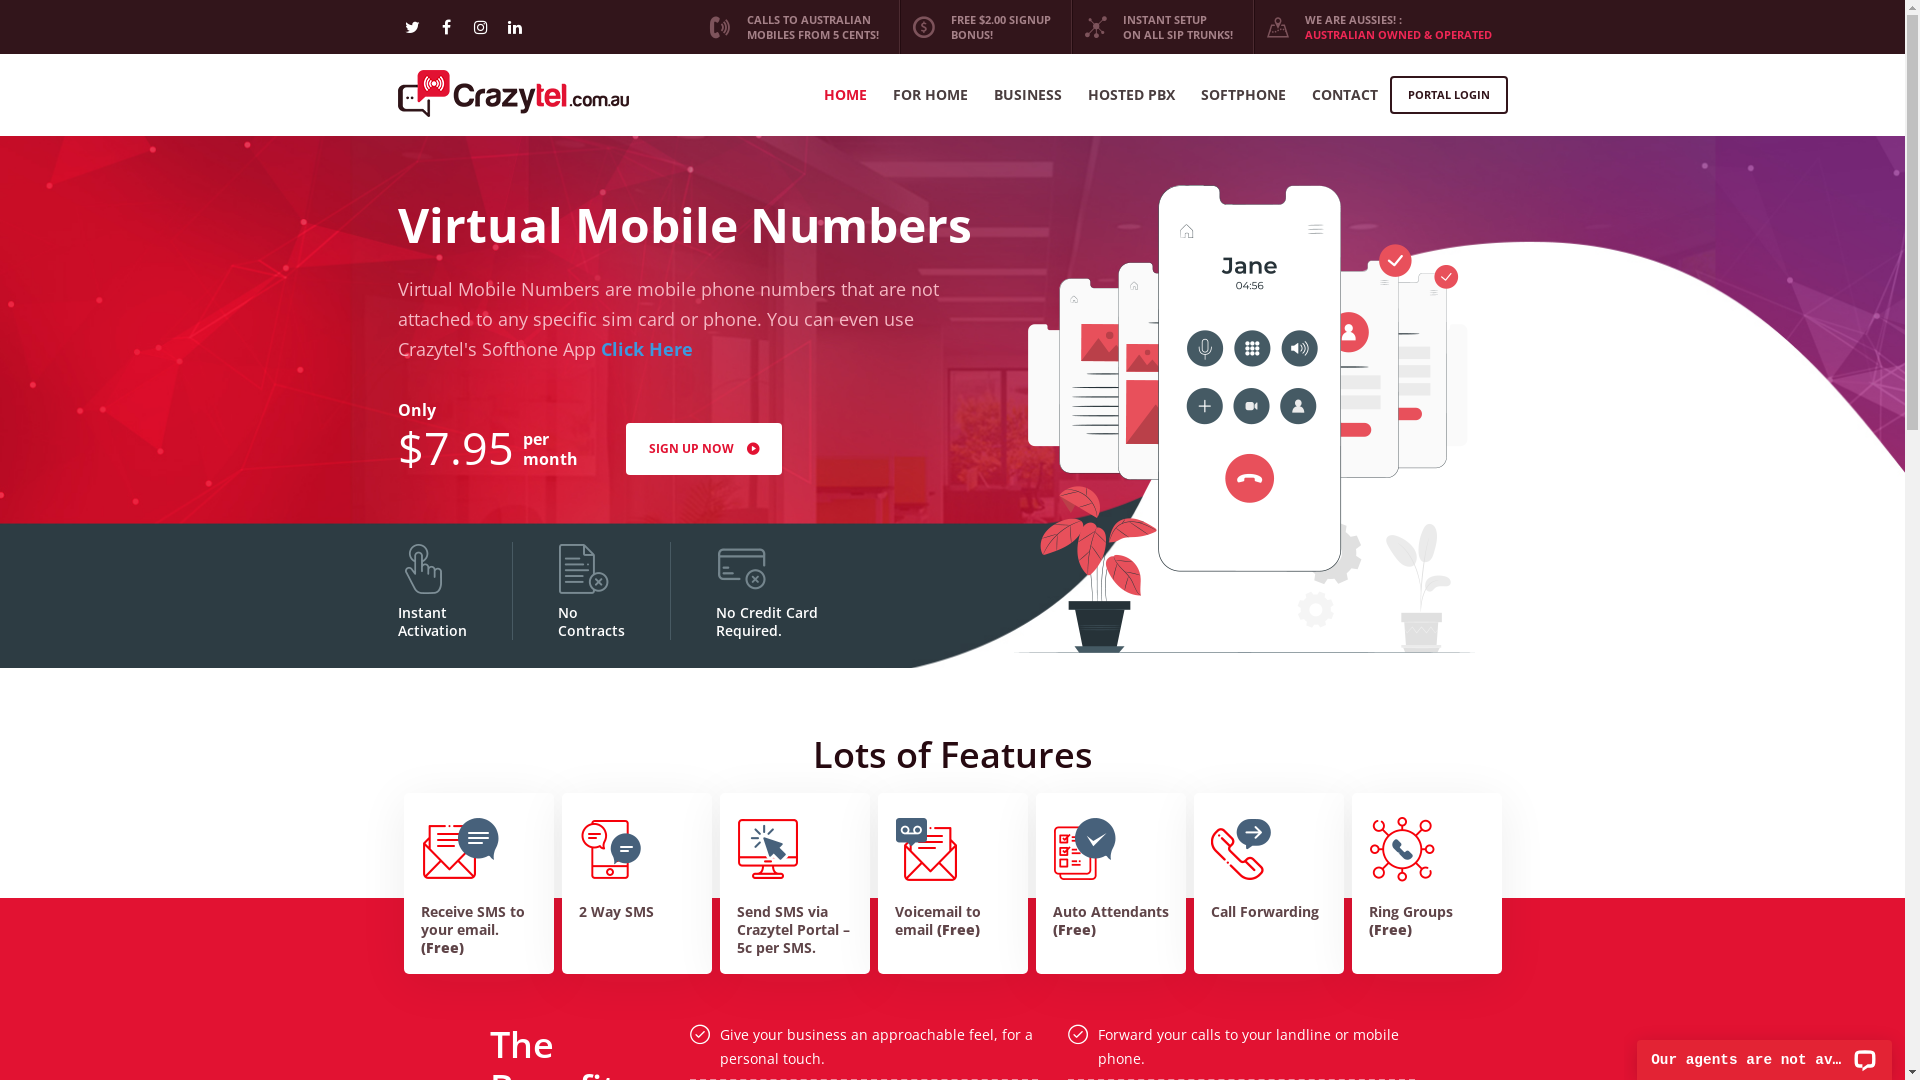 Image resolution: width=1920 pixels, height=1080 pixels. What do you see at coordinates (928, 95) in the screenshot?
I see `'FOR HOME'` at bounding box center [928, 95].